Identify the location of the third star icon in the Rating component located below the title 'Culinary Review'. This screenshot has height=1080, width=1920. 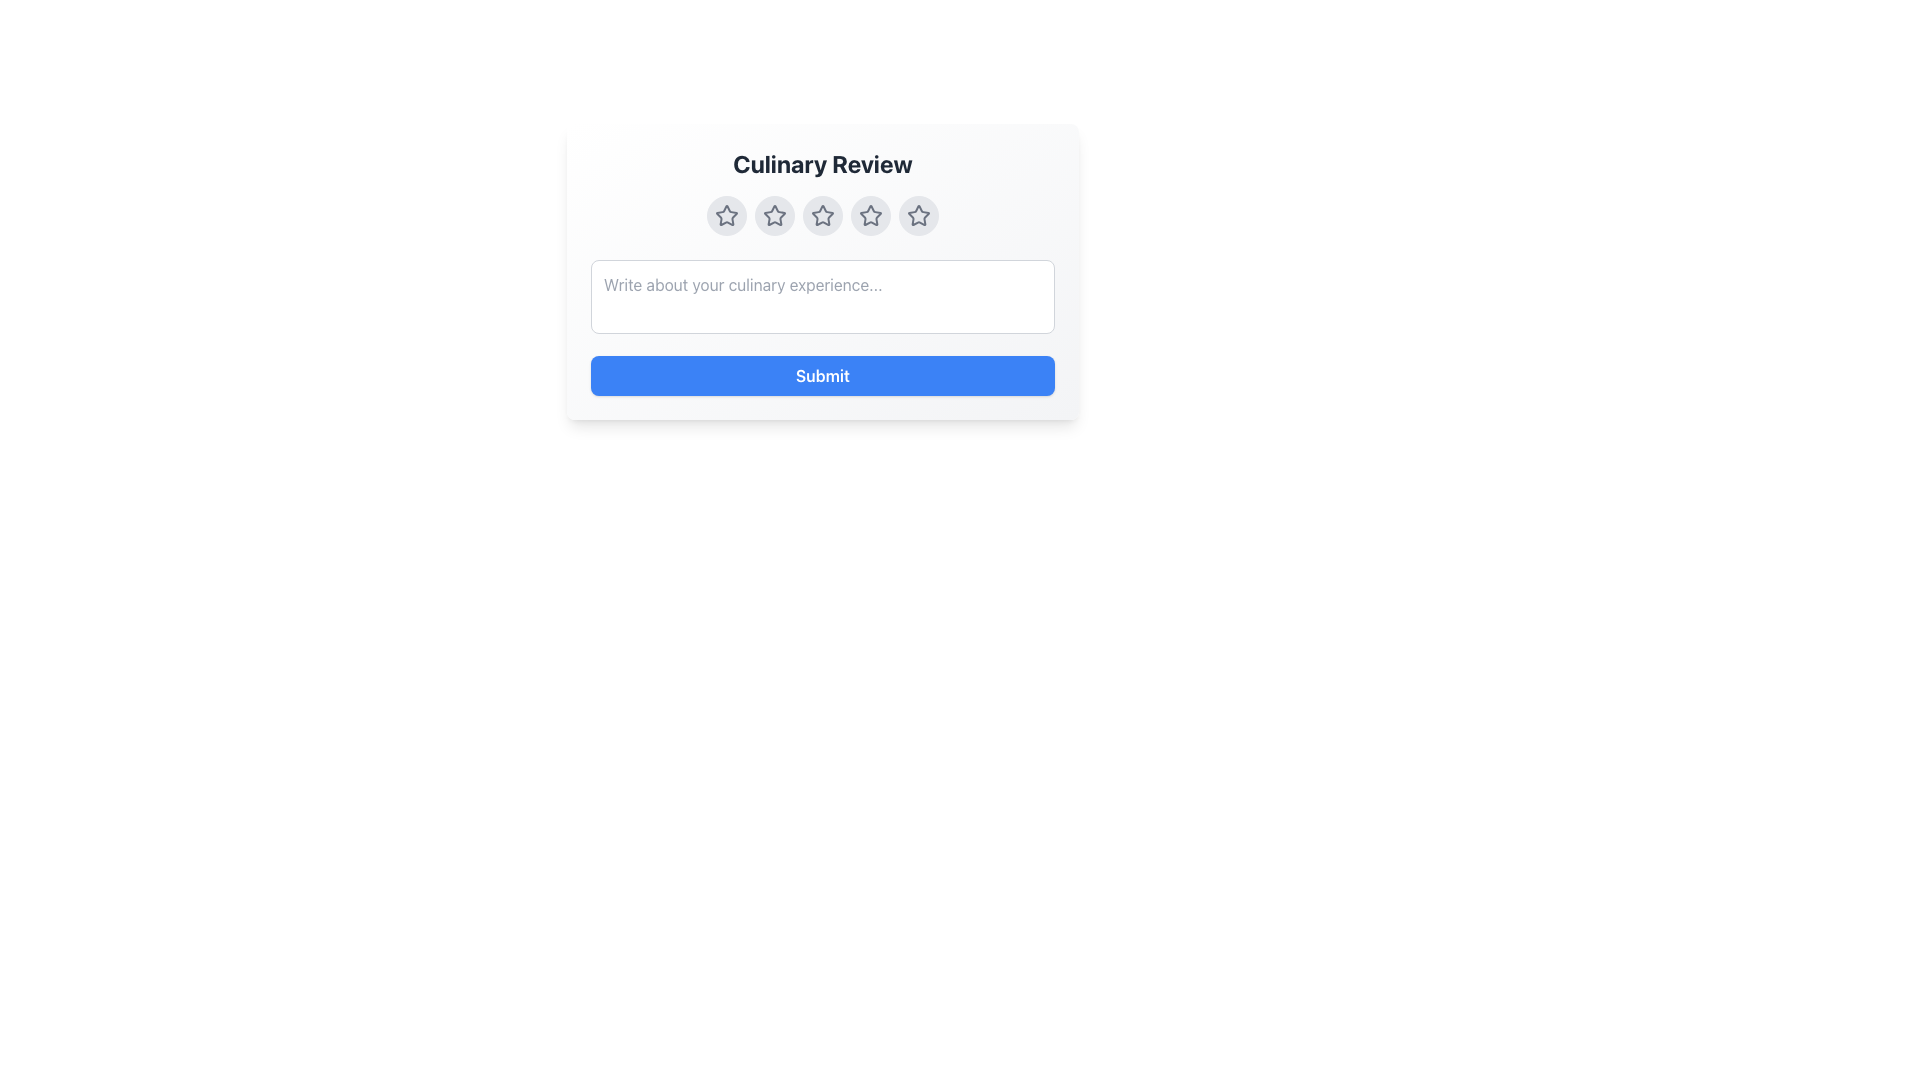
(822, 216).